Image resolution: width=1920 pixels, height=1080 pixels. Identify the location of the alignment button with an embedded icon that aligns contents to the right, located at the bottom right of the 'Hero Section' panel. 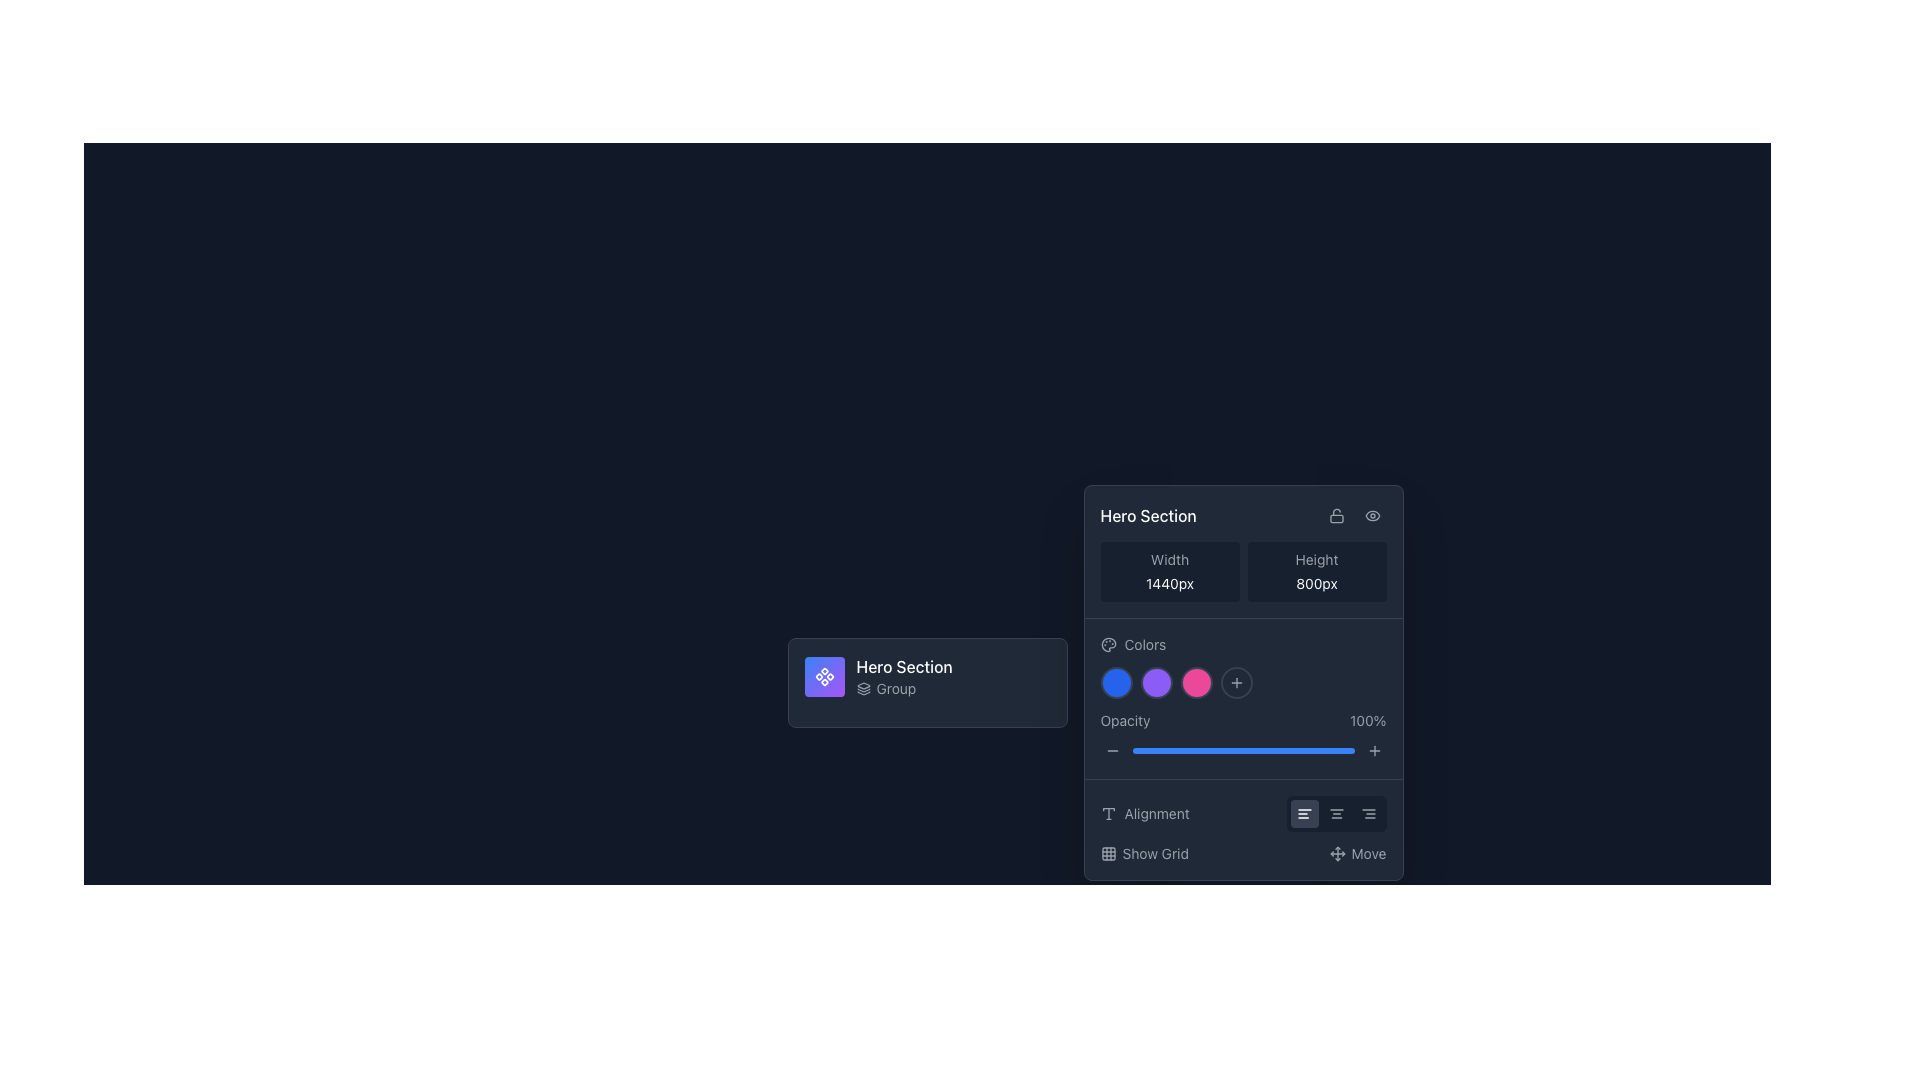
(1367, 813).